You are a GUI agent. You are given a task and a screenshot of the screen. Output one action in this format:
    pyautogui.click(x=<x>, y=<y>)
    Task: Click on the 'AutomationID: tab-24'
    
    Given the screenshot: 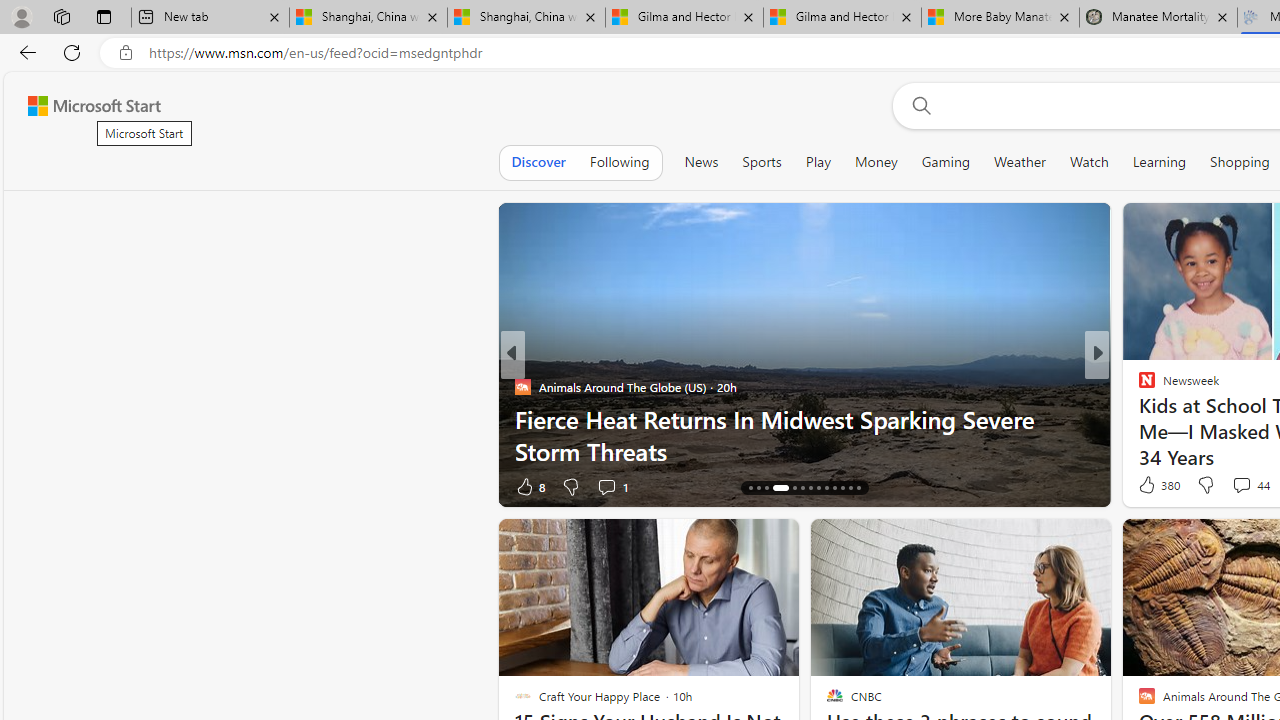 What is the action you would take?
    pyautogui.click(x=842, y=488)
    